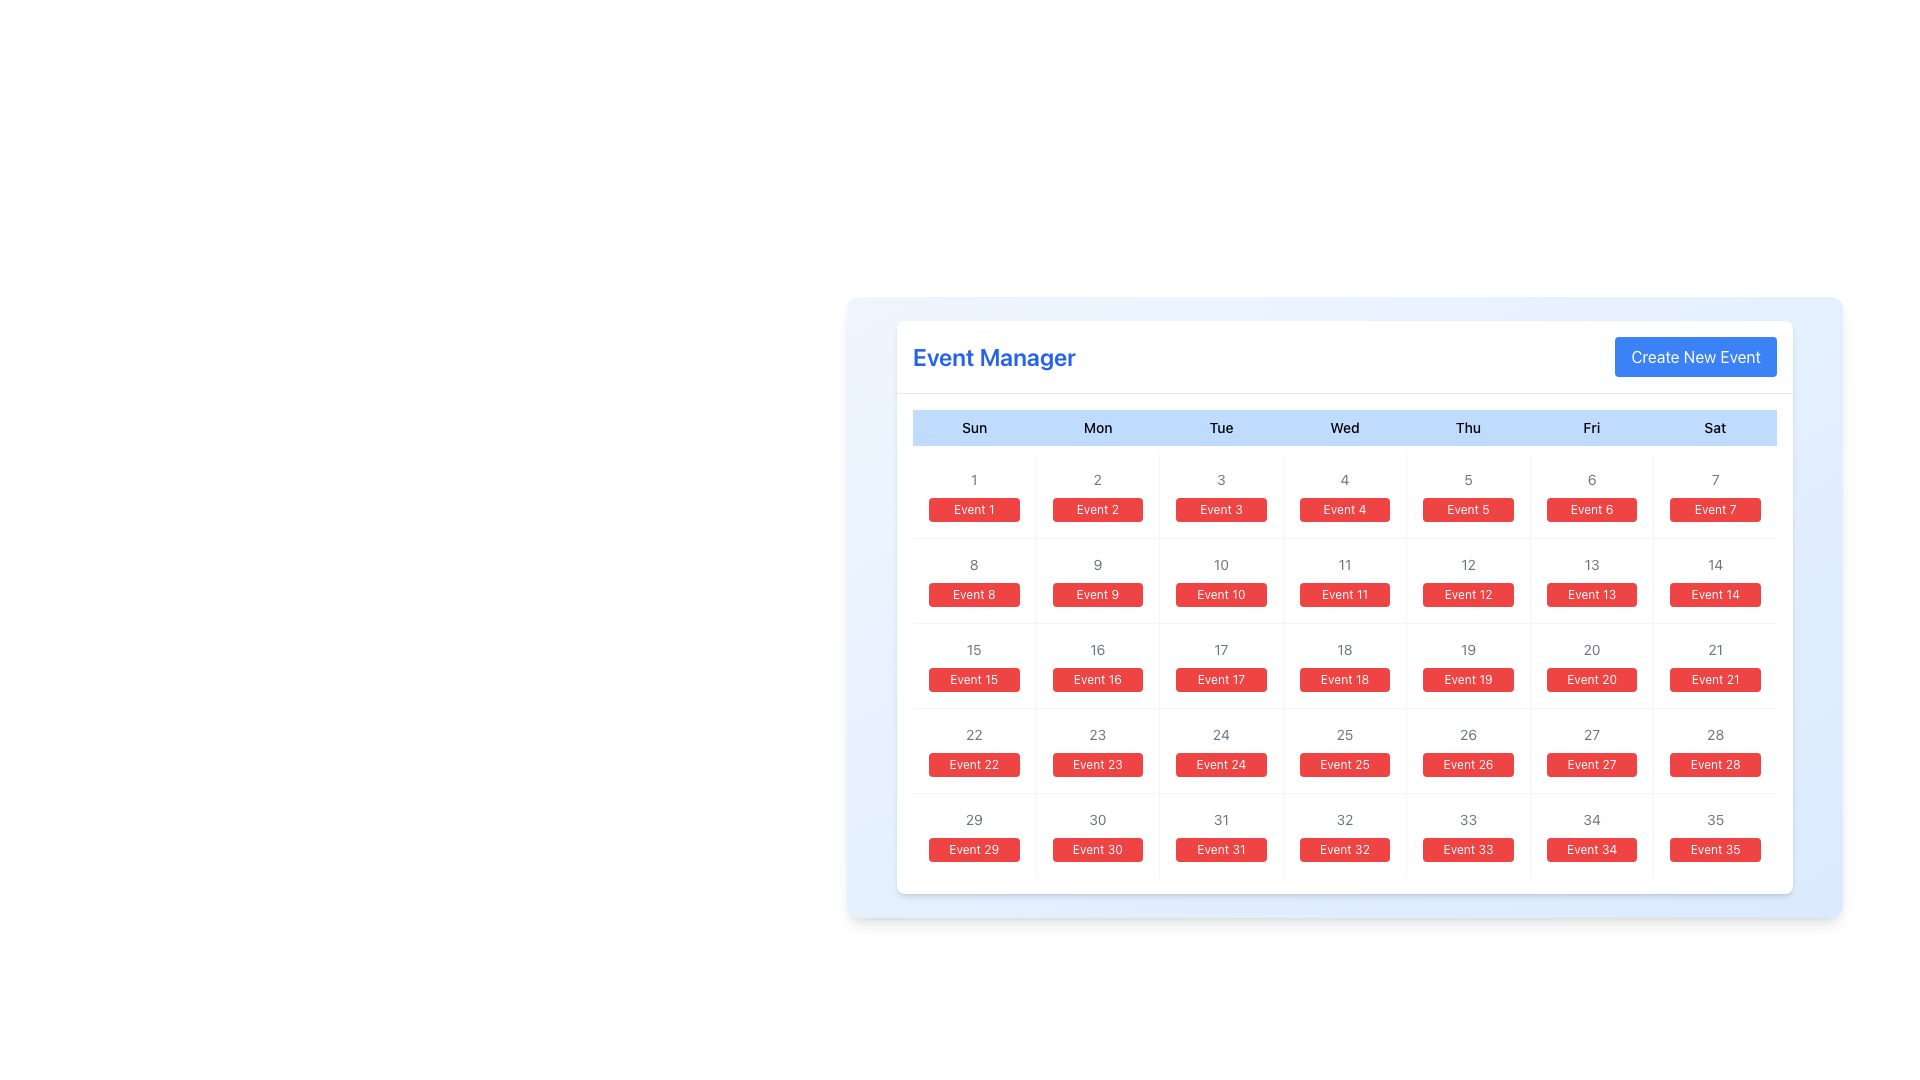 Image resolution: width=1920 pixels, height=1080 pixels. What do you see at coordinates (1344, 820) in the screenshot?
I see `the text label displaying the numeric day '32' within the calendar grid layout located in the sixth row and fourth column` at bounding box center [1344, 820].